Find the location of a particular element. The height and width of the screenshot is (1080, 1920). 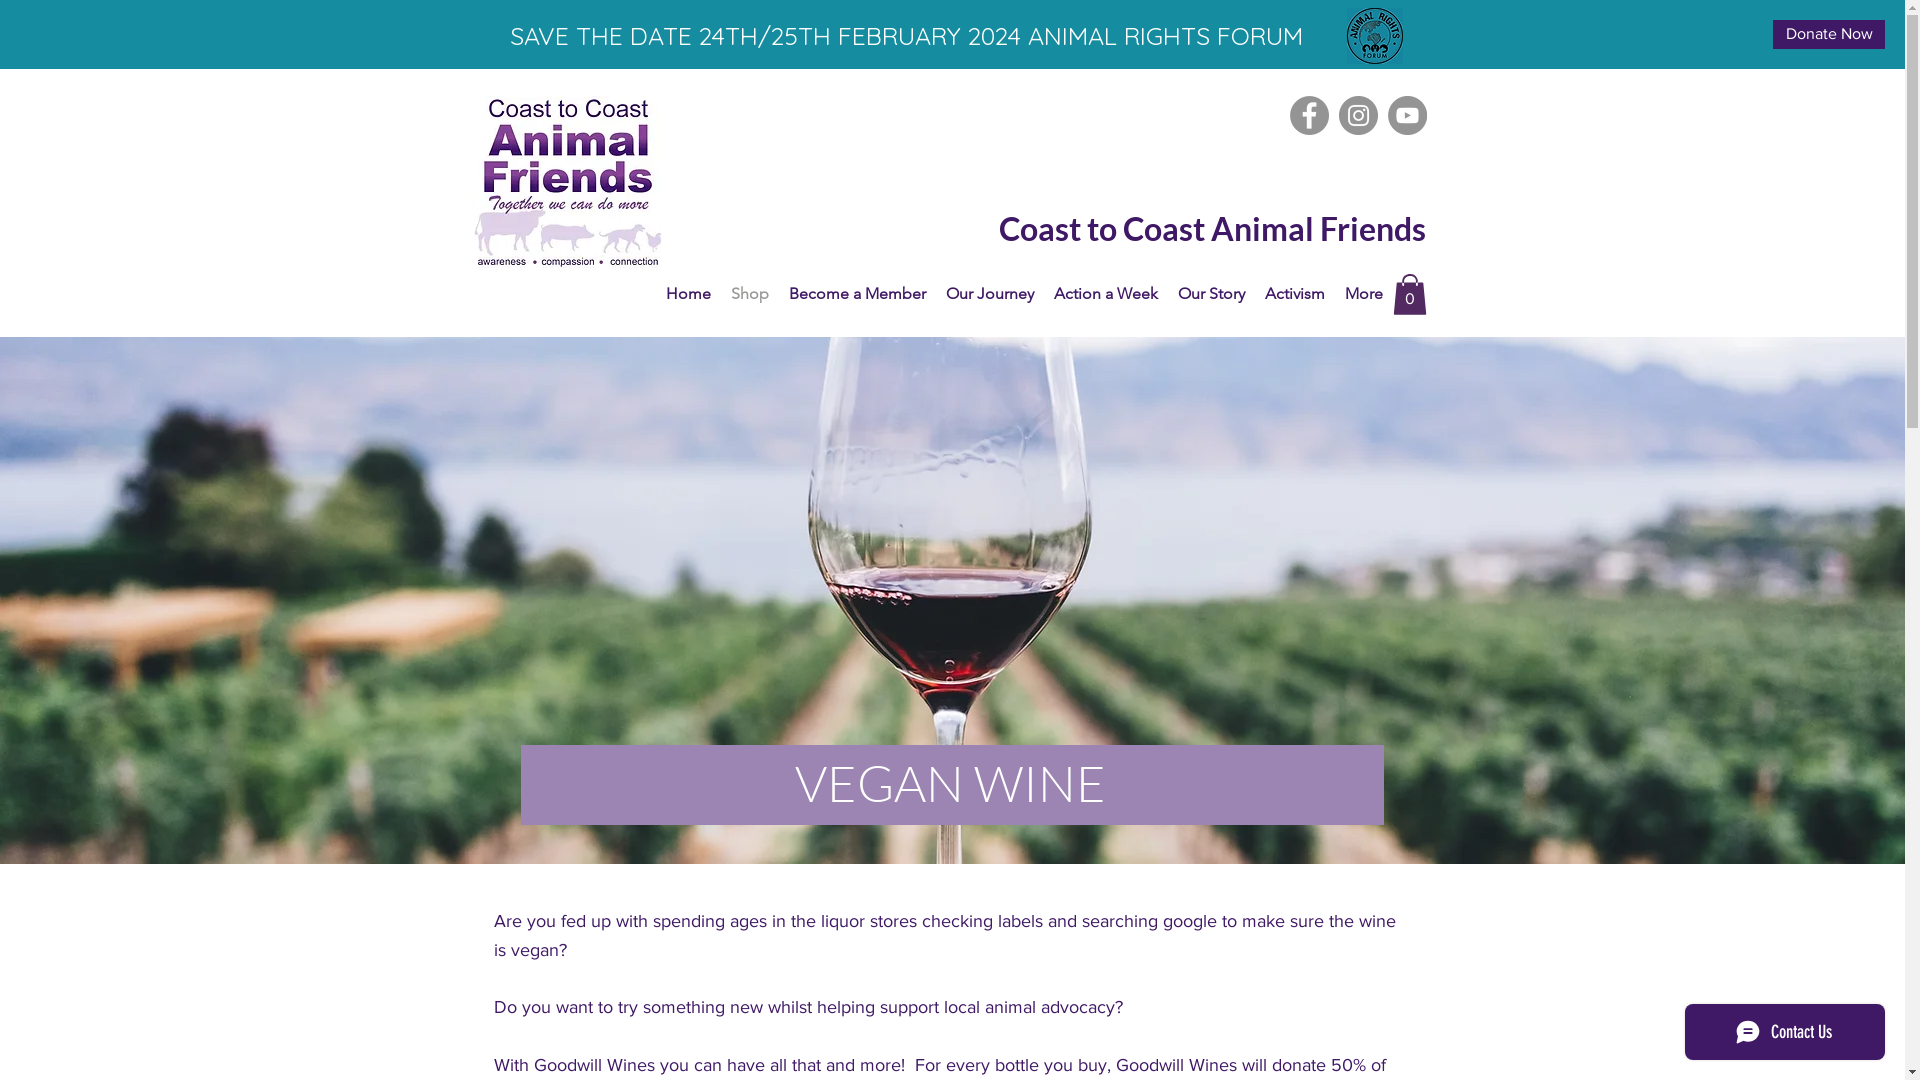

'Home' is located at coordinates (688, 293).